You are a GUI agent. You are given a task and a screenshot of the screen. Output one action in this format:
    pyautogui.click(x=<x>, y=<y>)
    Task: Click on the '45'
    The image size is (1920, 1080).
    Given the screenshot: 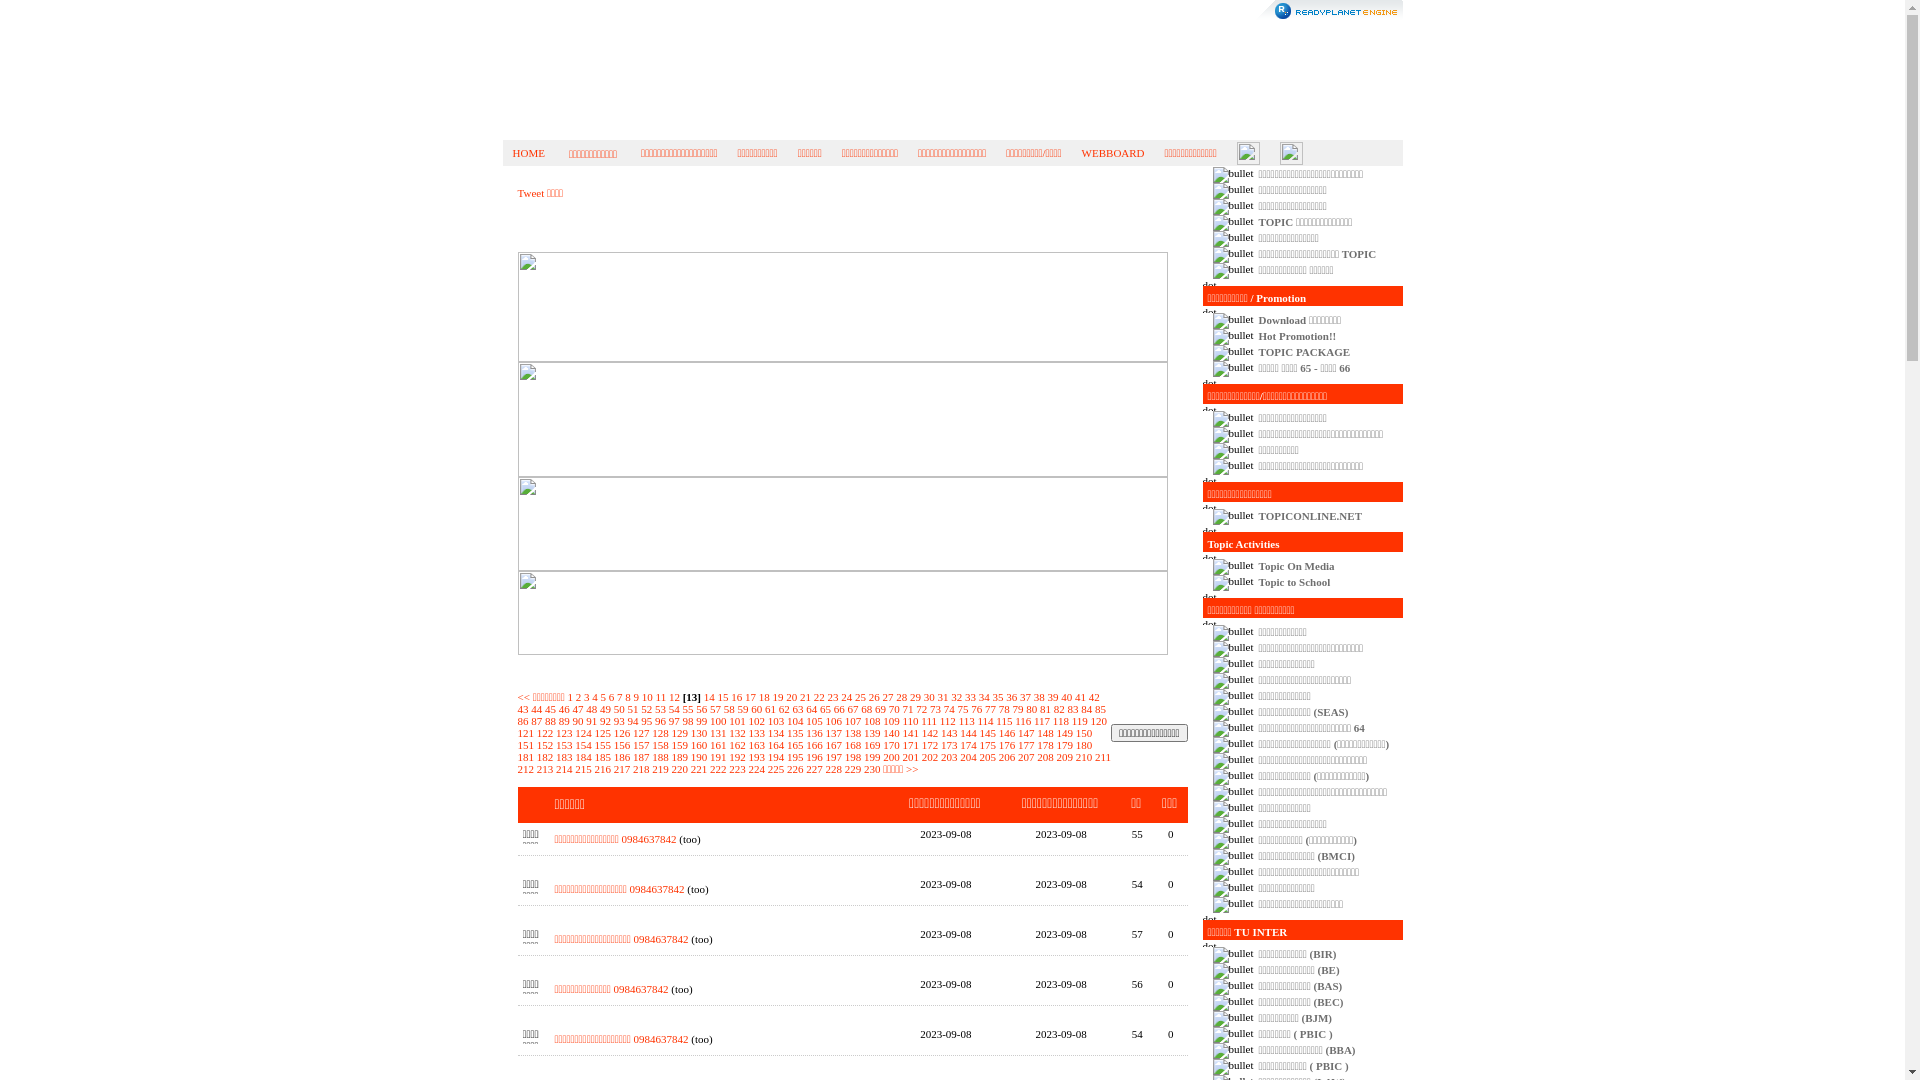 What is the action you would take?
    pyautogui.click(x=550, y=708)
    